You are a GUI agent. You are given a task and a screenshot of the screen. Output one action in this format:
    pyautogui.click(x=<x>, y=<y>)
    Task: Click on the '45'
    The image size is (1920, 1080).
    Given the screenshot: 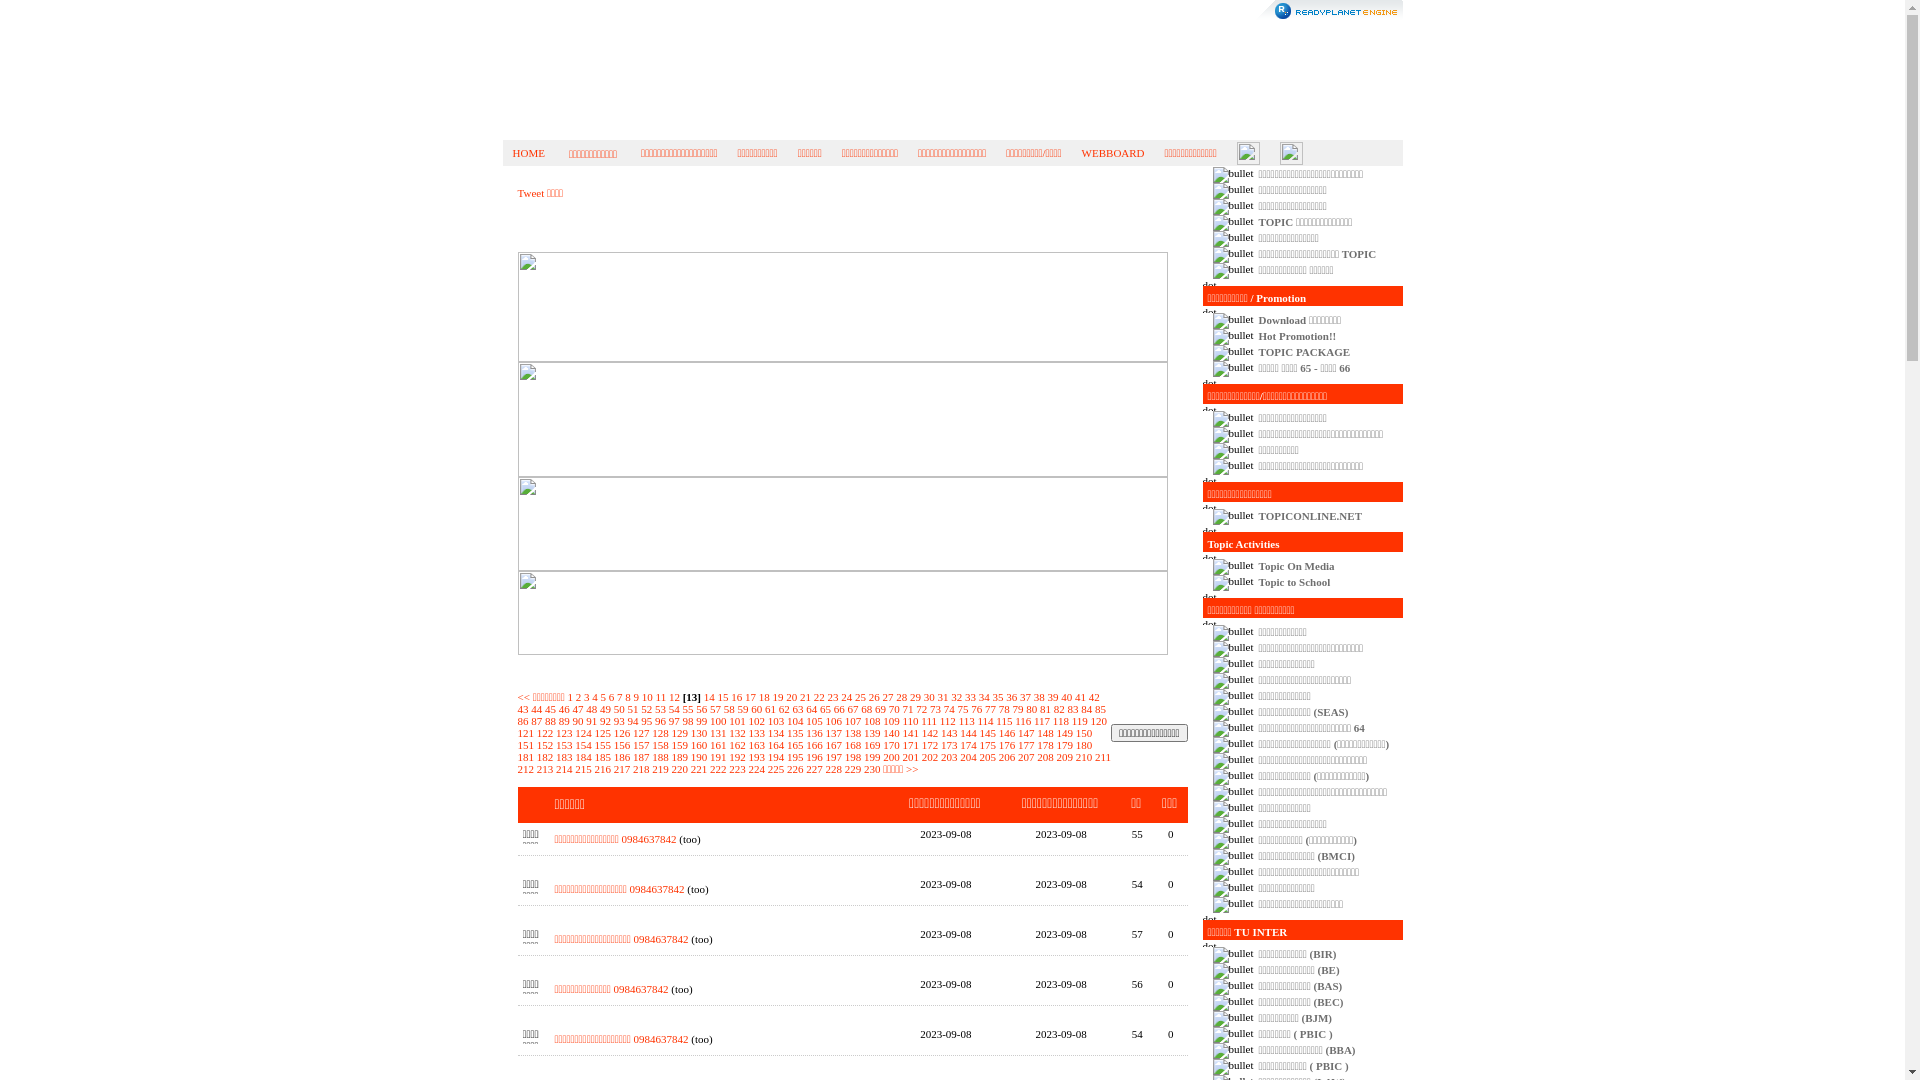 What is the action you would take?
    pyautogui.click(x=550, y=708)
    